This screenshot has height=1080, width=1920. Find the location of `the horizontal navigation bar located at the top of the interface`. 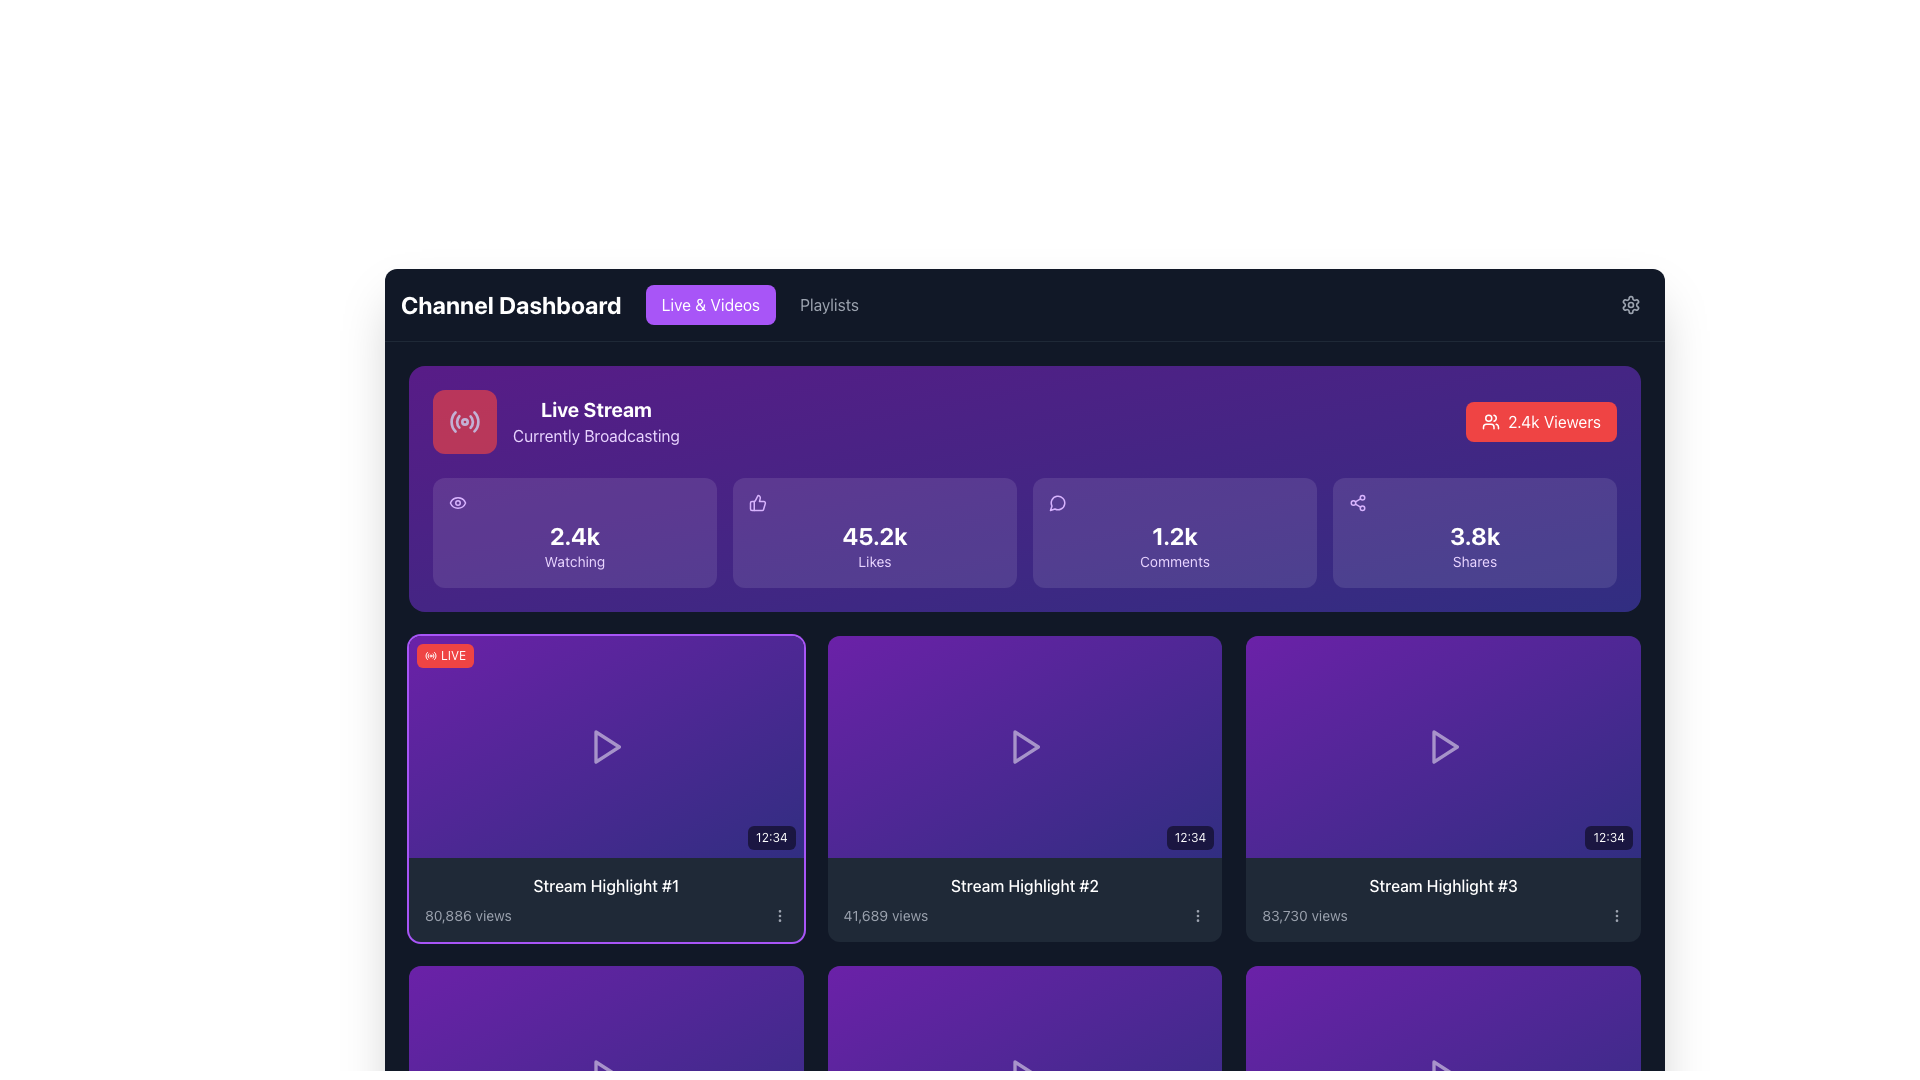

the horizontal navigation bar located at the top of the interface is located at coordinates (1025, 304).